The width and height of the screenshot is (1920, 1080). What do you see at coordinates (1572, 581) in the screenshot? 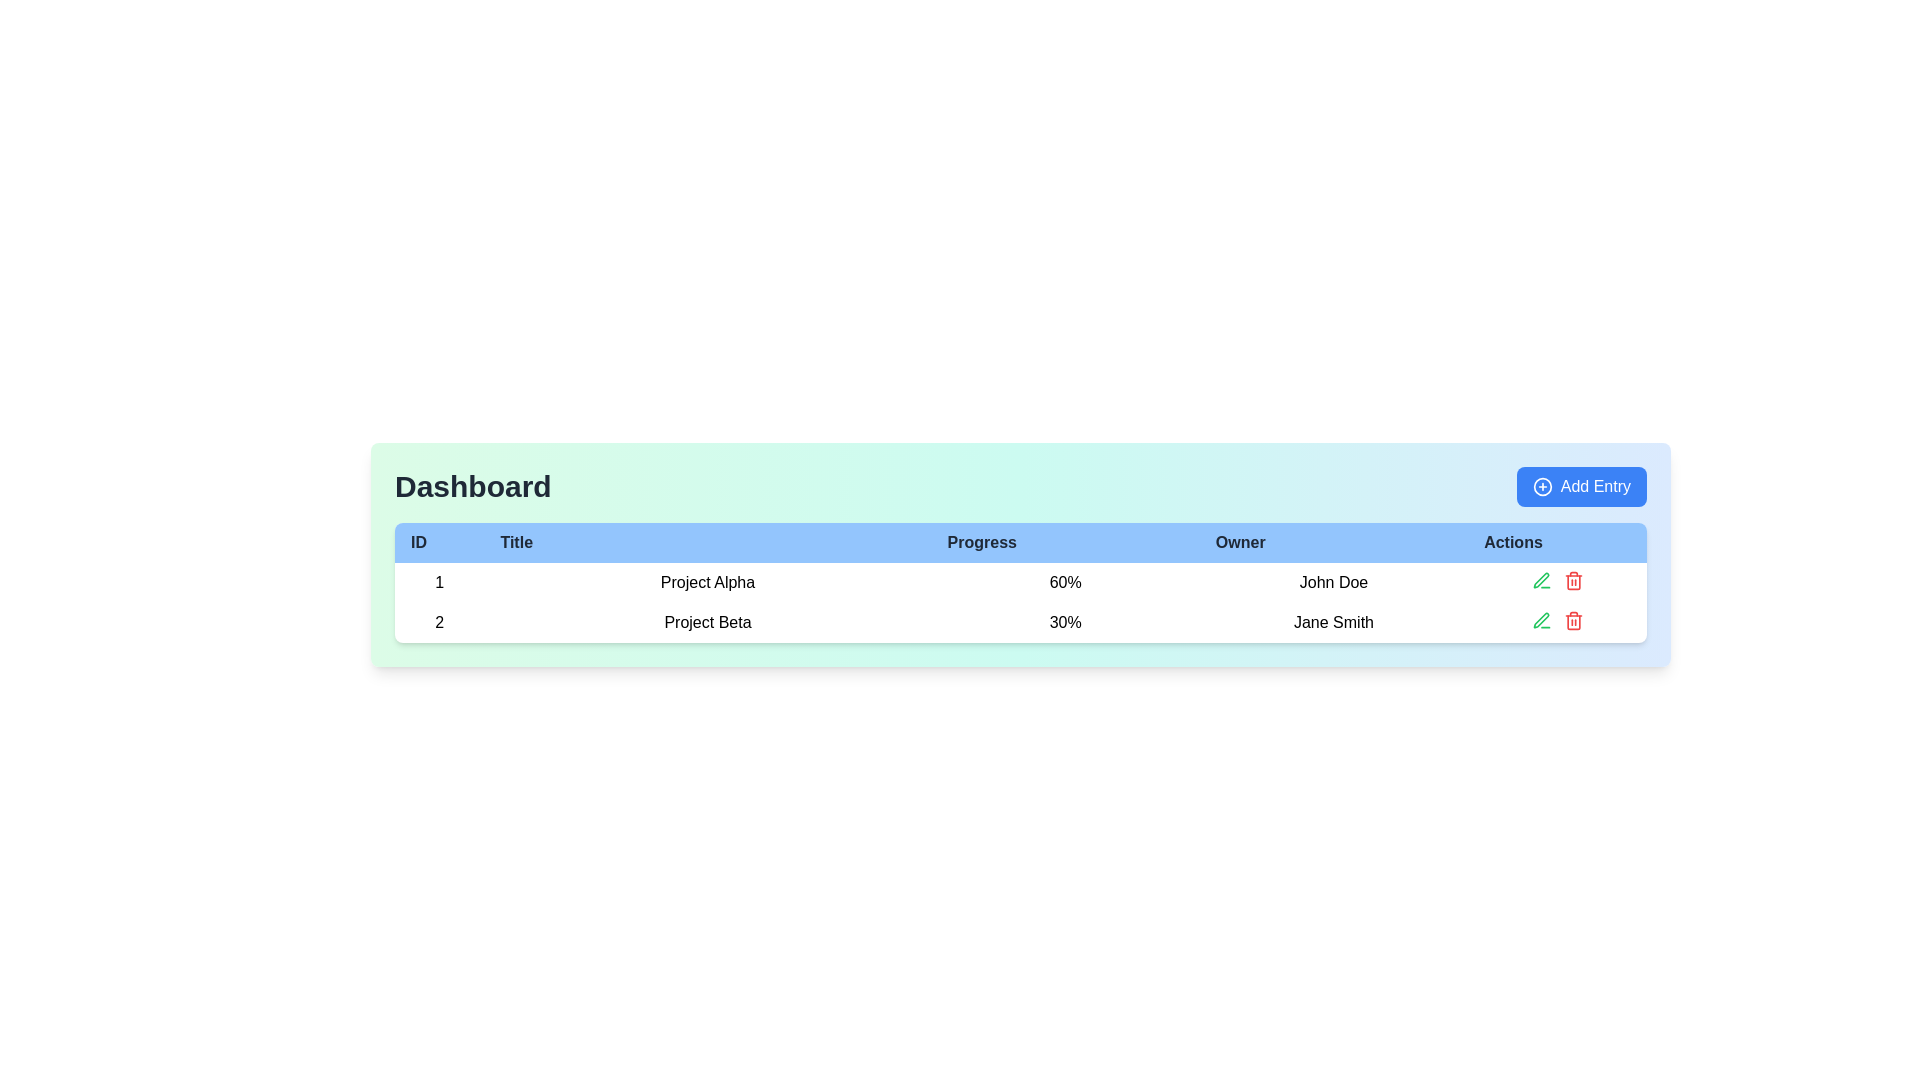
I see `the delete button icon in the Actions column of the second row of the data table` at bounding box center [1572, 581].